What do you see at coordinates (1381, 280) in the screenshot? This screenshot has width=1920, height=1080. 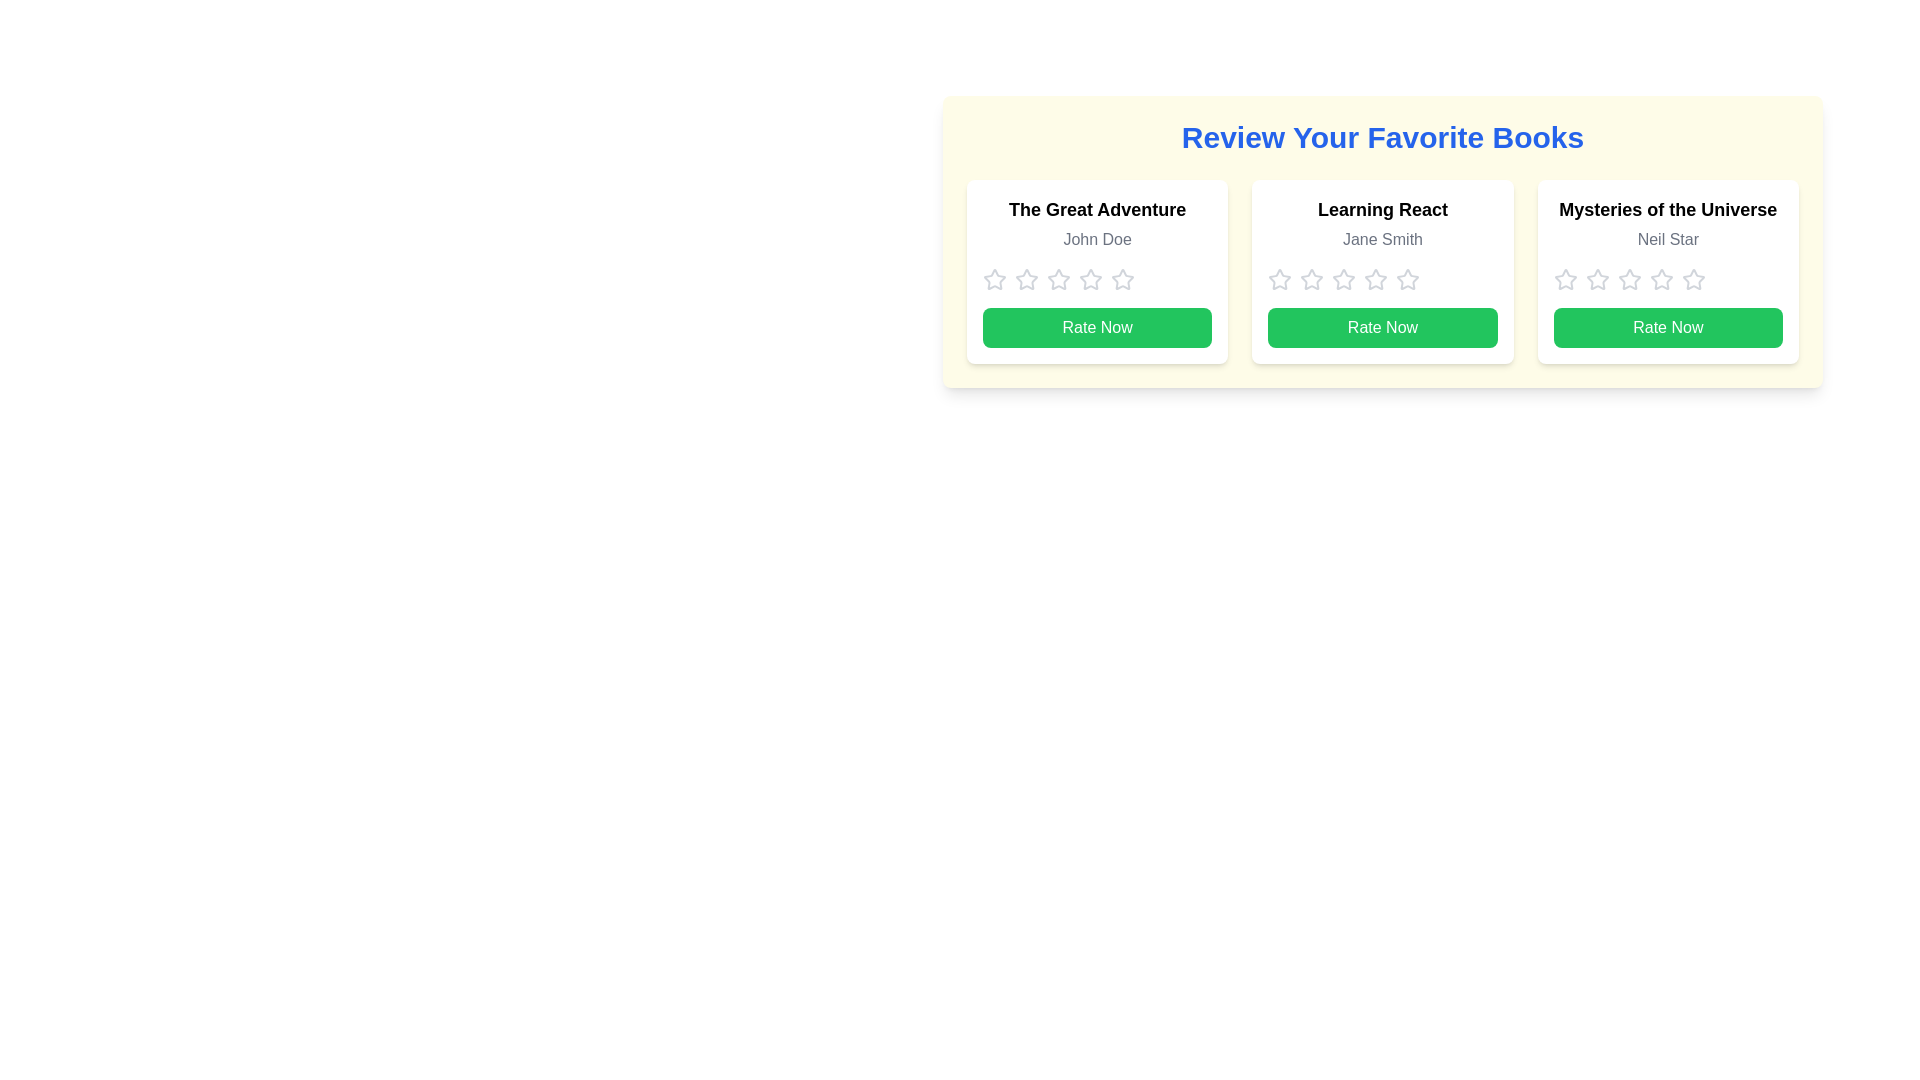 I see `the fourth rating star in the rating bar, which is located below 'Learning React' and 'Jane Smith' and above the 'Rate Now' button, for bulk actions` at bounding box center [1381, 280].